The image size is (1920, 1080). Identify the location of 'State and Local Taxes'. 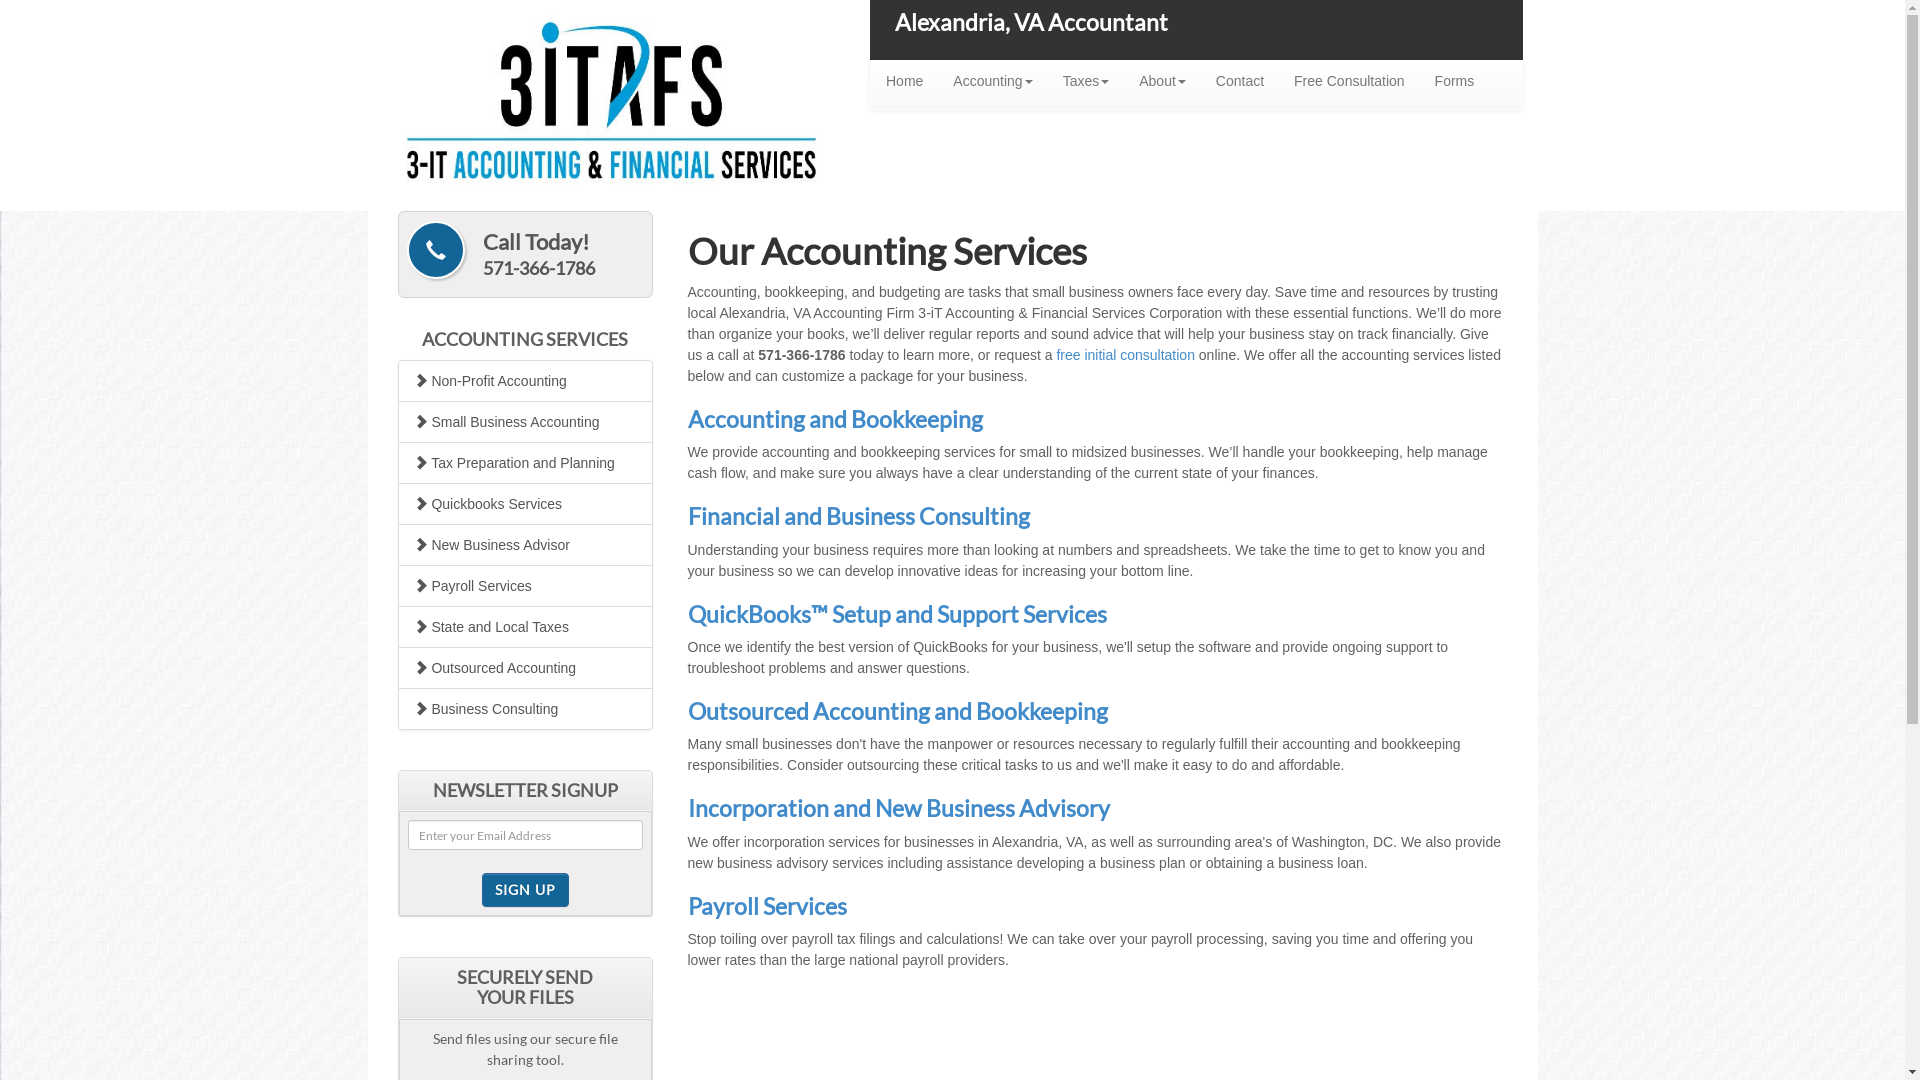
(525, 626).